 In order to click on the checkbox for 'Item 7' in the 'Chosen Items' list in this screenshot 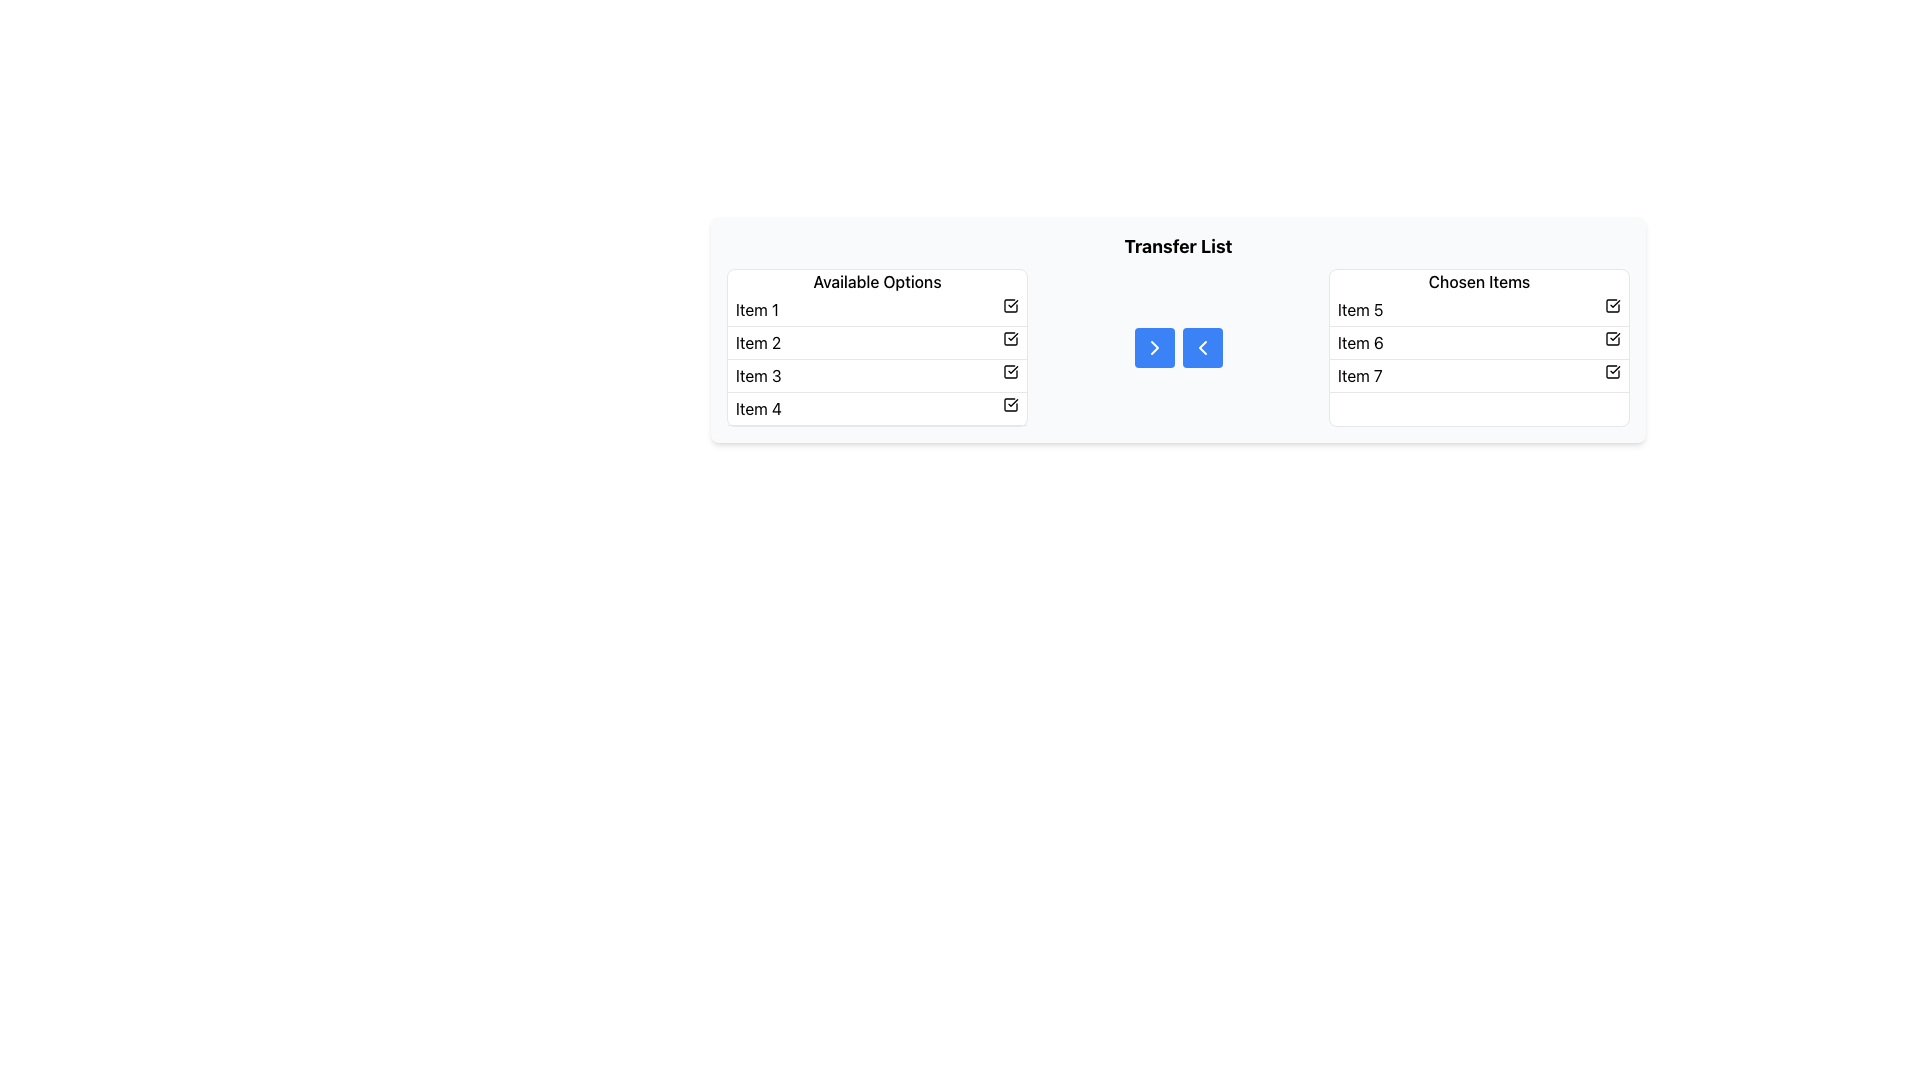, I will do `click(1612, 371)`.